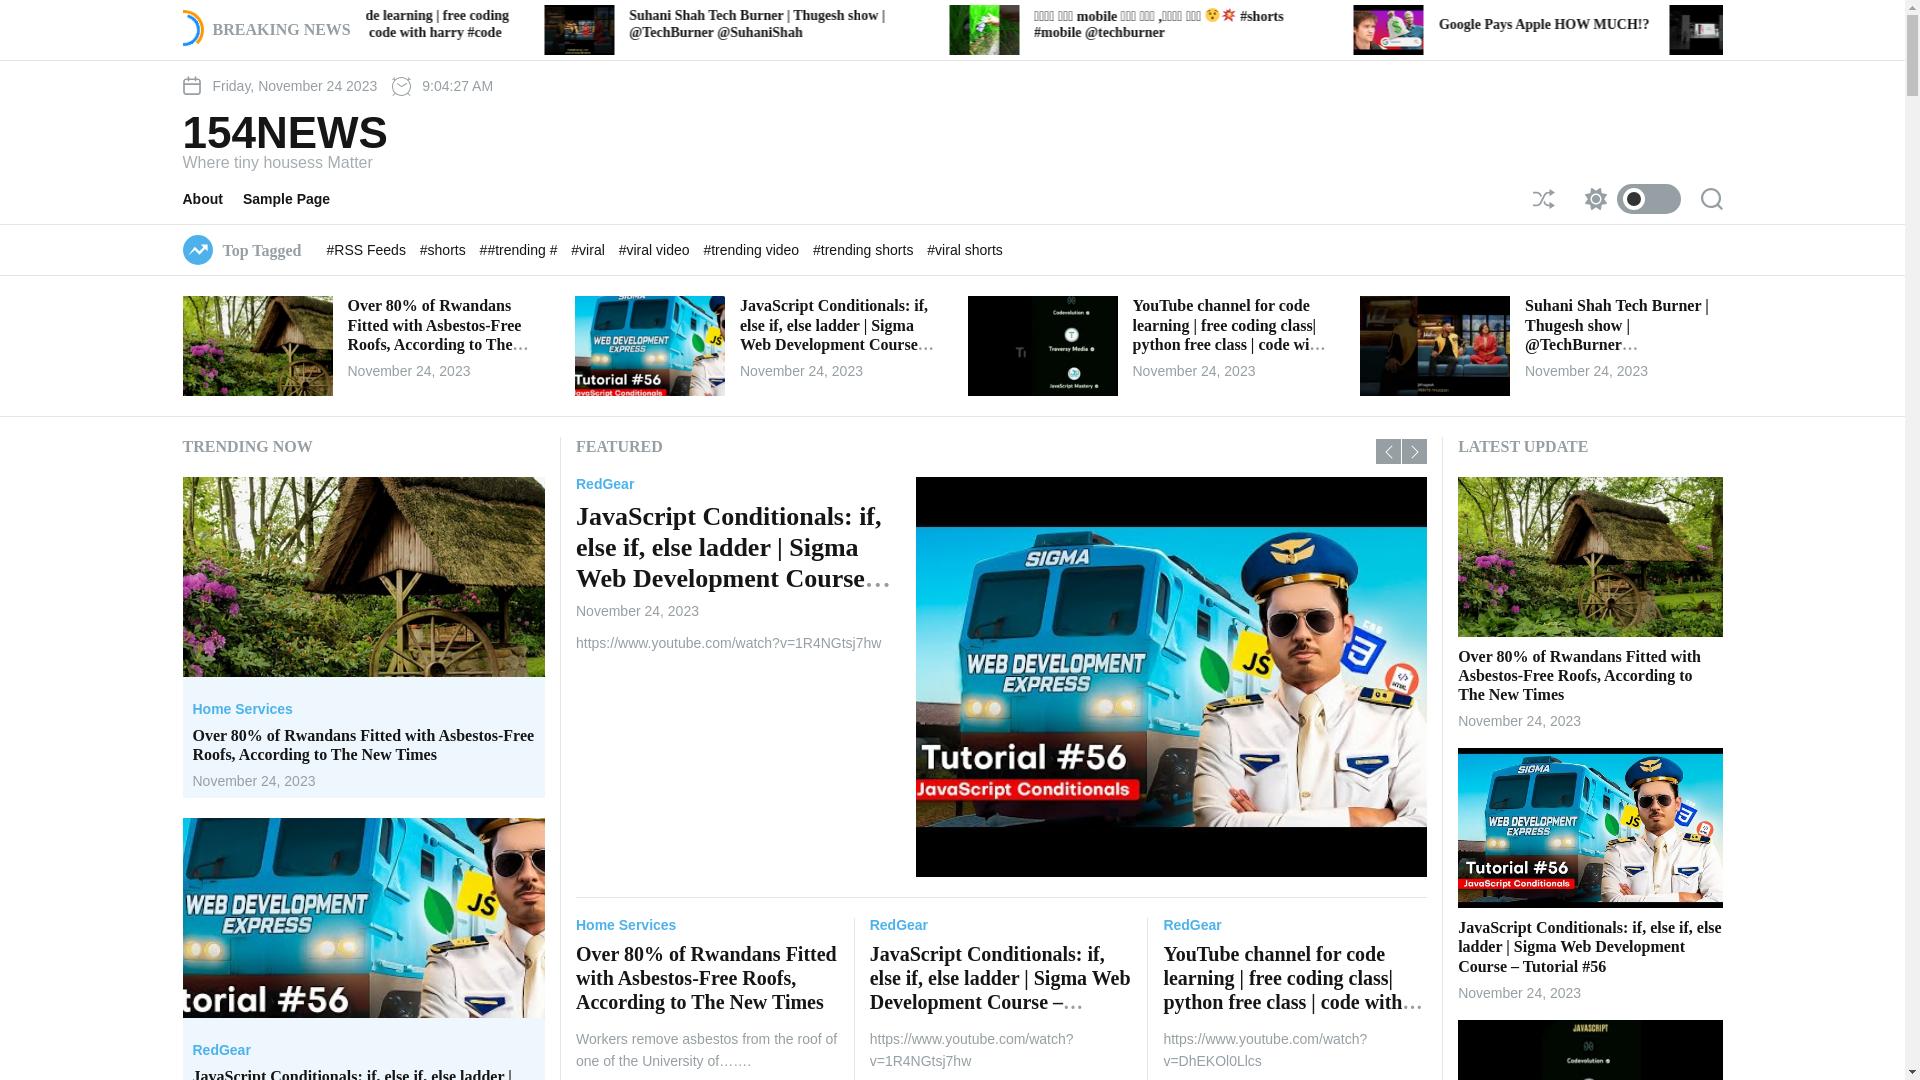 The width and height of the screenshot is (1920, 1080). I want to click on 'Switch color mode', so click(1573, 199).